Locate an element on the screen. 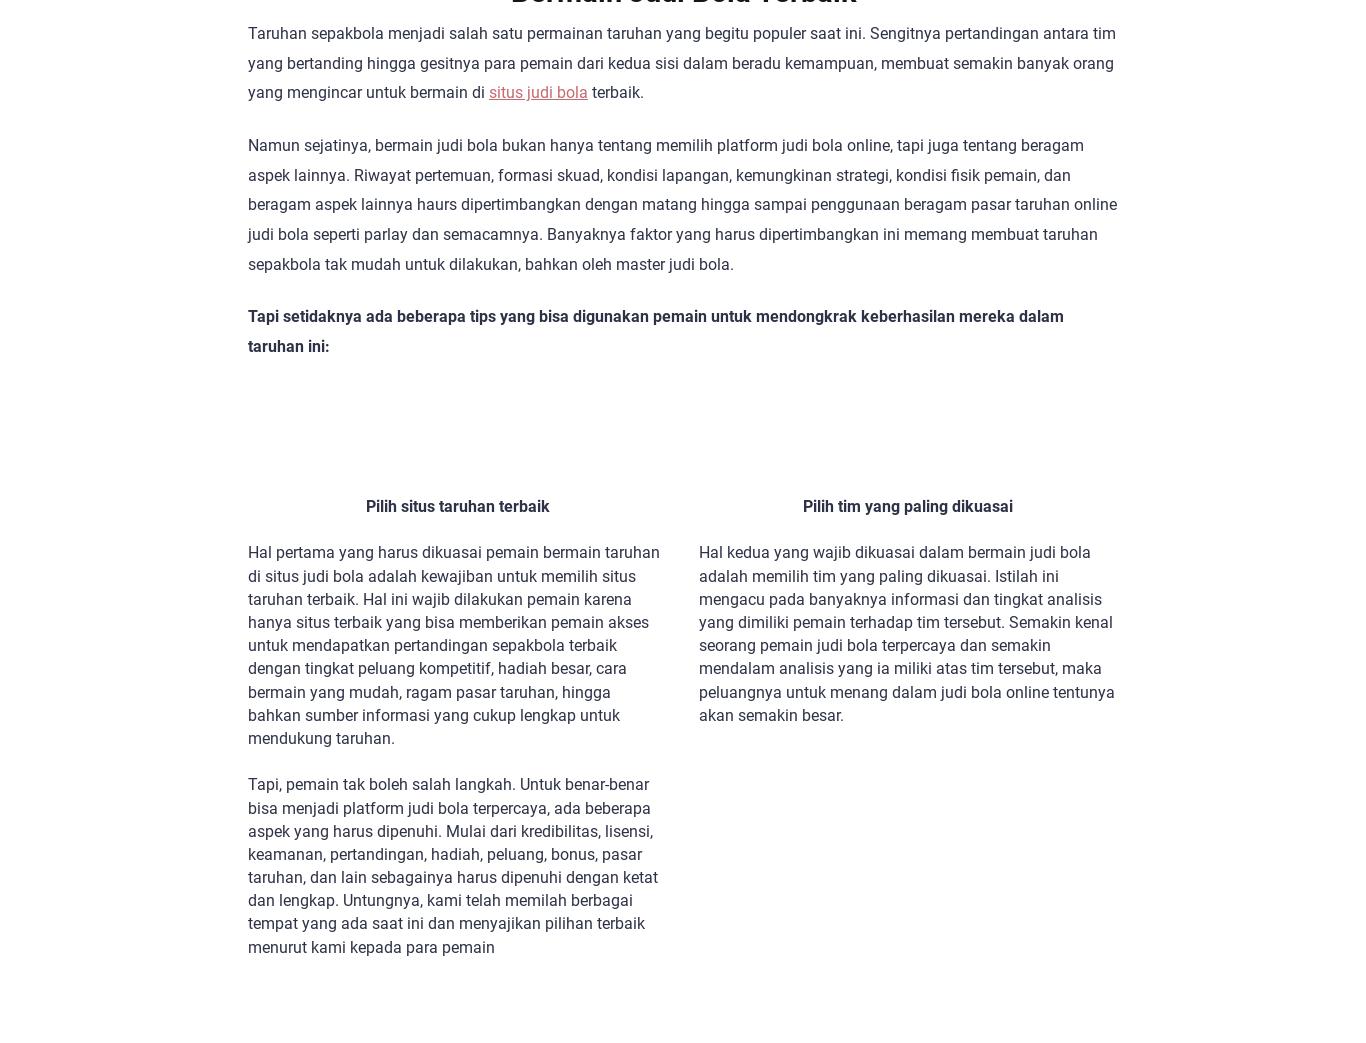 The image size is (1366, 1043). 'Pilih situs taruhan terbaik' is located at coordinates (457, 505).